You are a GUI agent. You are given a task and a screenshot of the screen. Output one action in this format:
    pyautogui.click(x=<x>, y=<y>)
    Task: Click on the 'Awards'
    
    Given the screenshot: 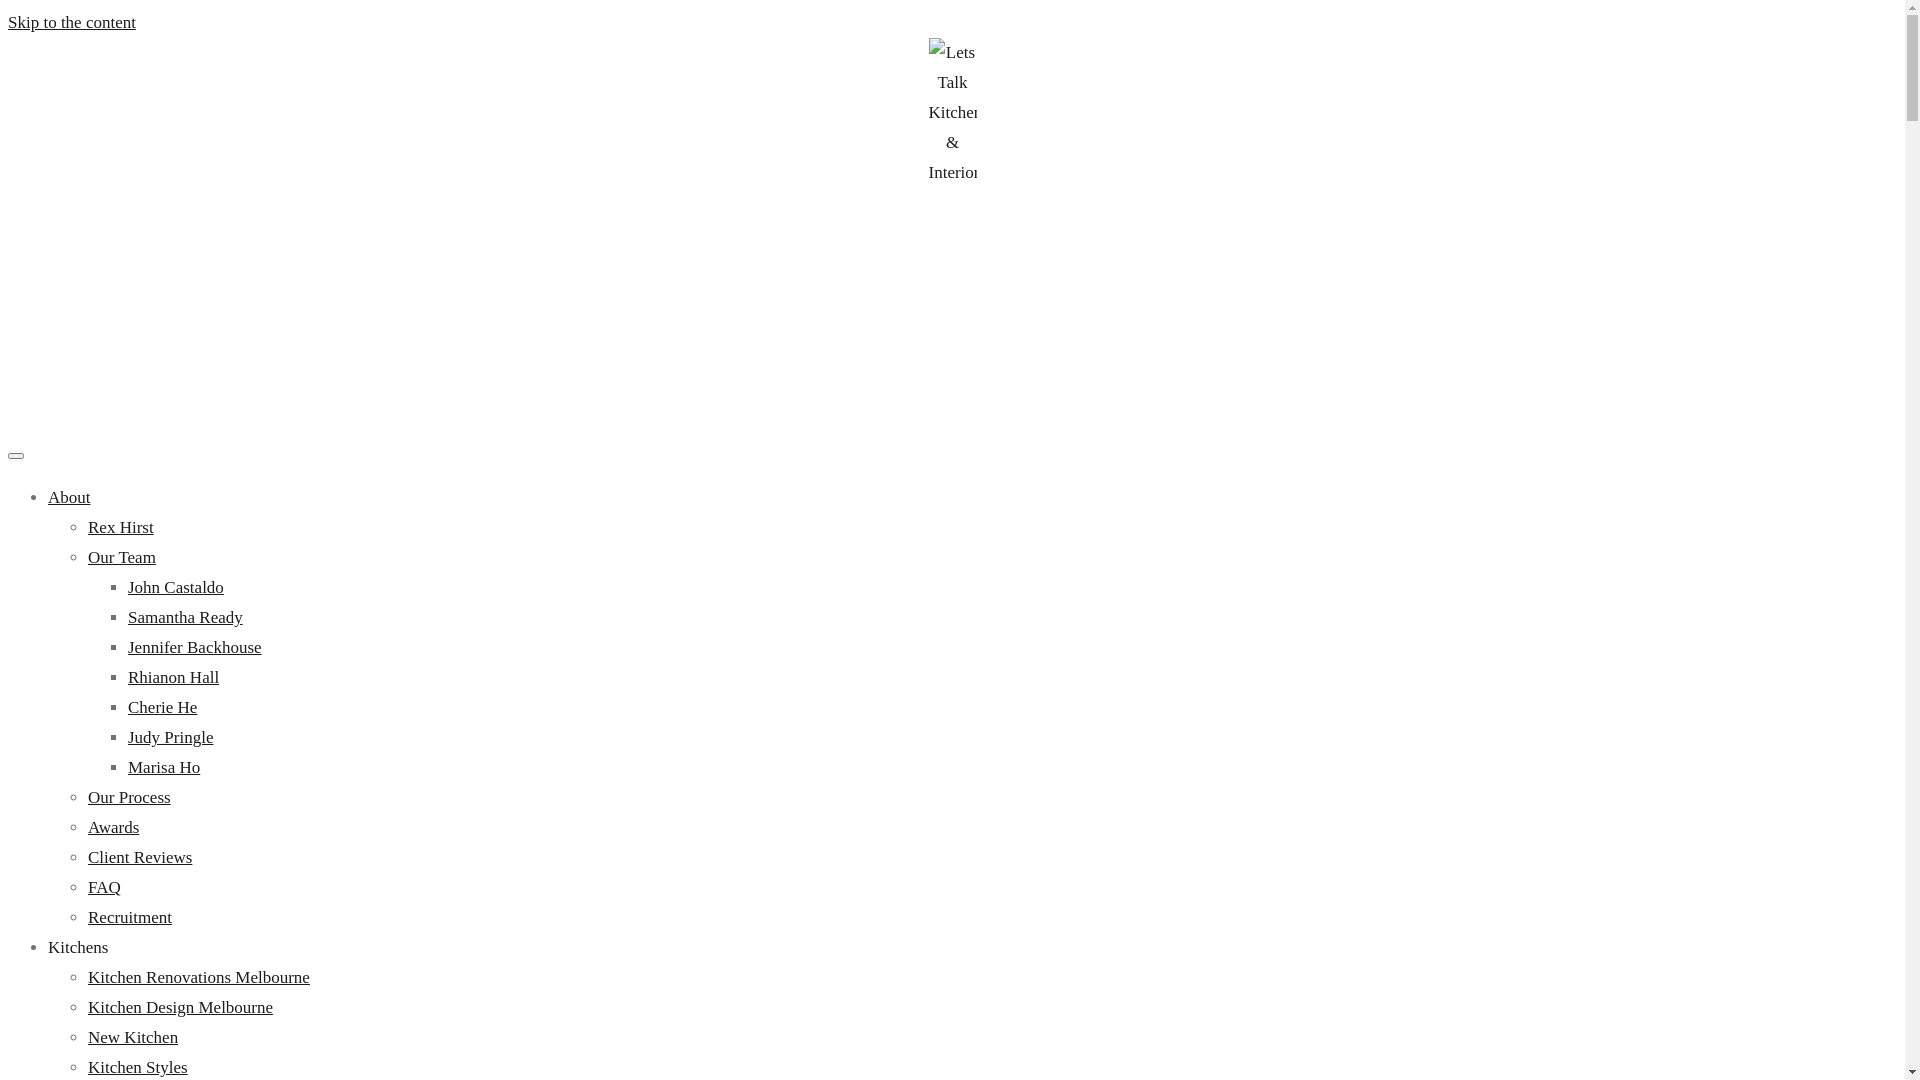 What is the action you would take?
    pyautogui.click(x=112, y=827)
    